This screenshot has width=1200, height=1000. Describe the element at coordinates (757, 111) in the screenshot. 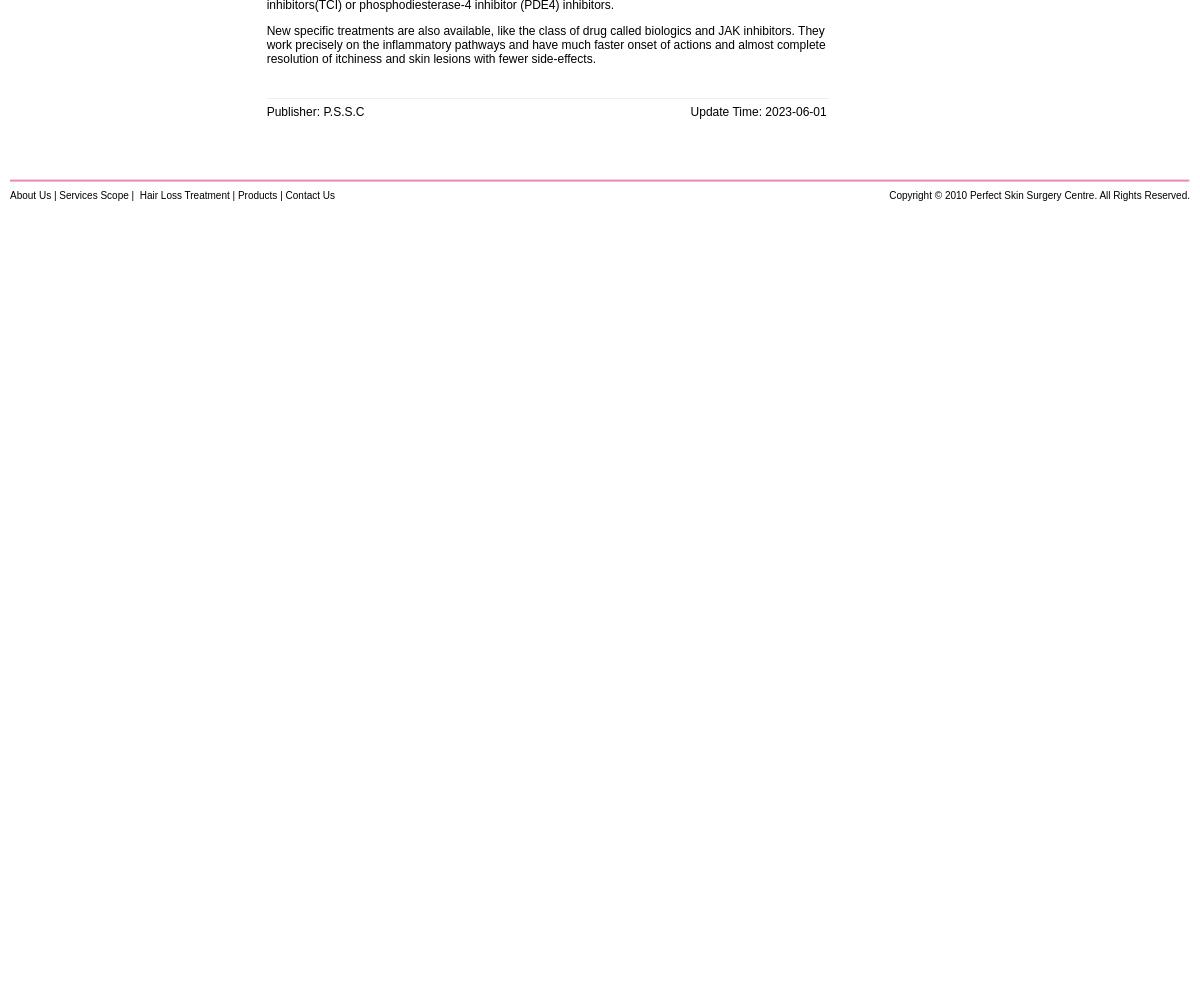

I see `'Update Time: 2023-06-01'` at that location.